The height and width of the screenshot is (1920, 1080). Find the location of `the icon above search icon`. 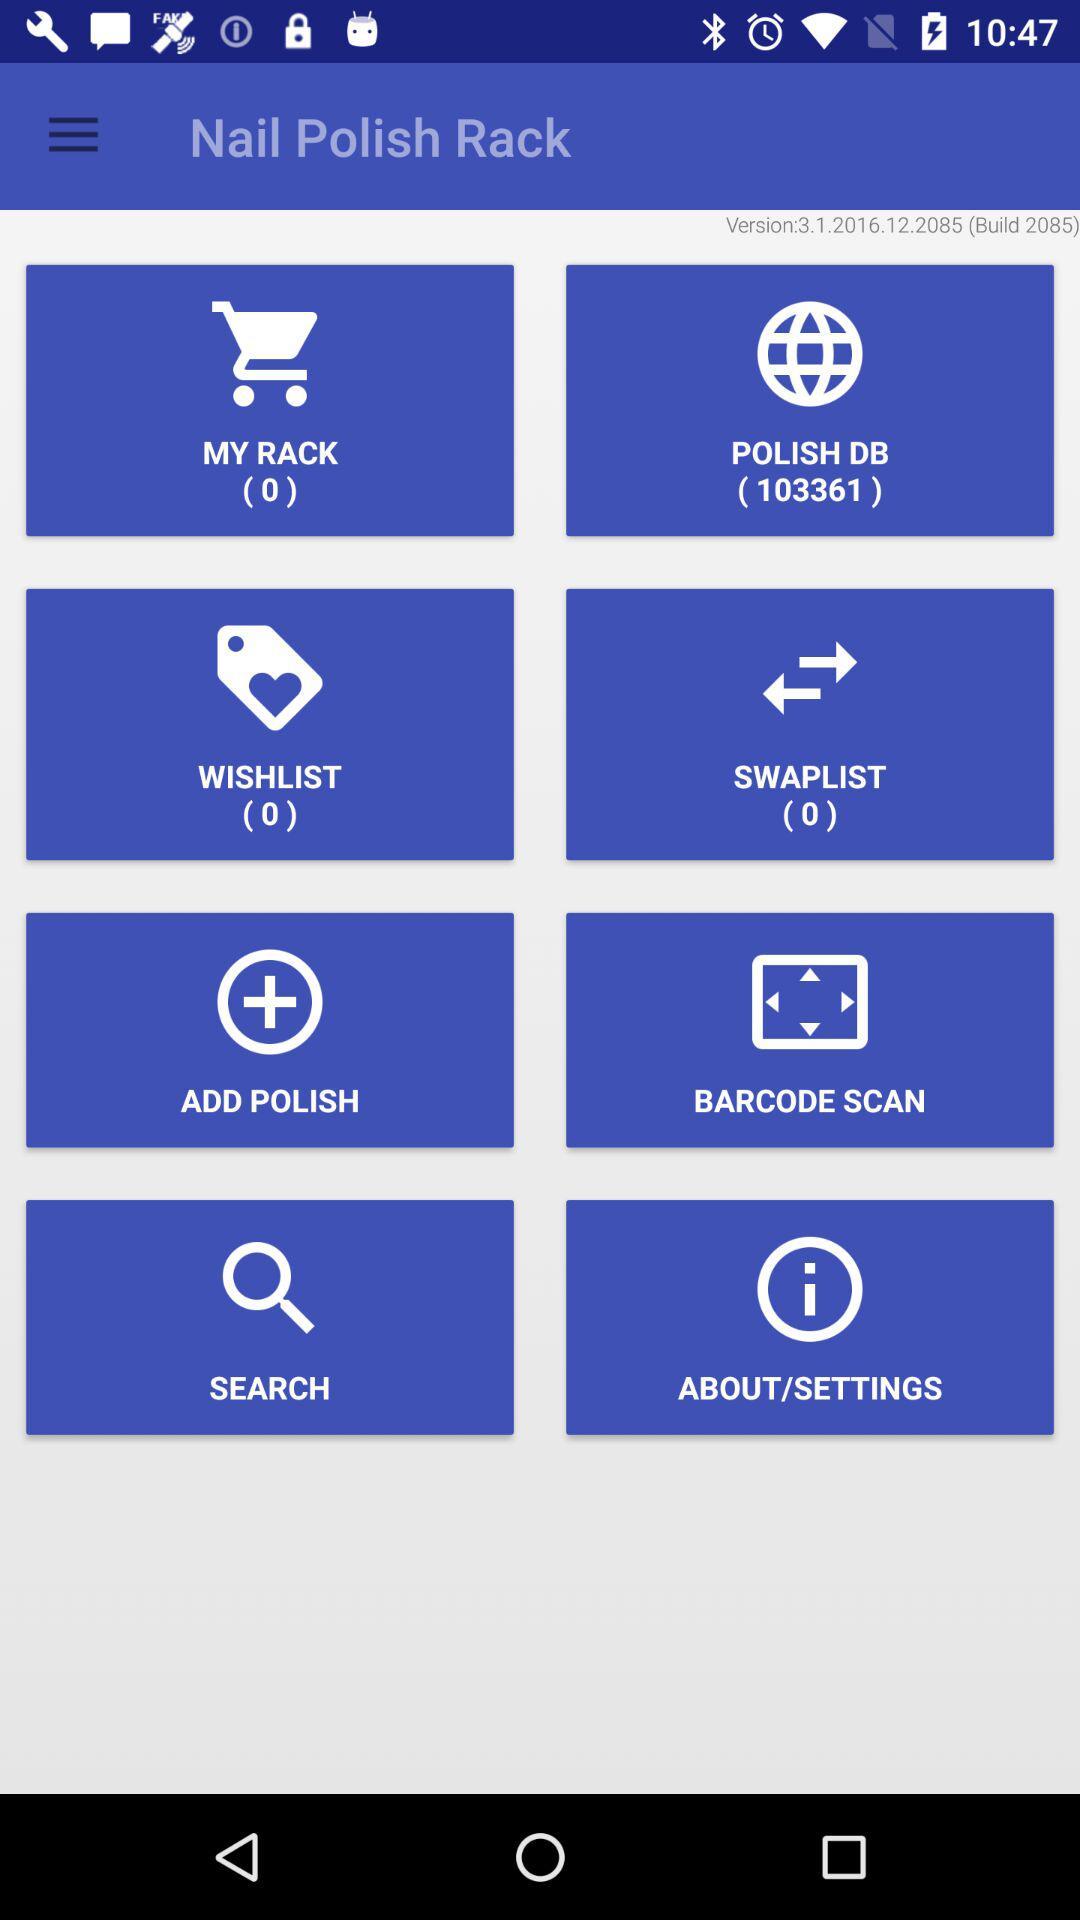

the icon above search icon is located at coordinates (270, 1030).